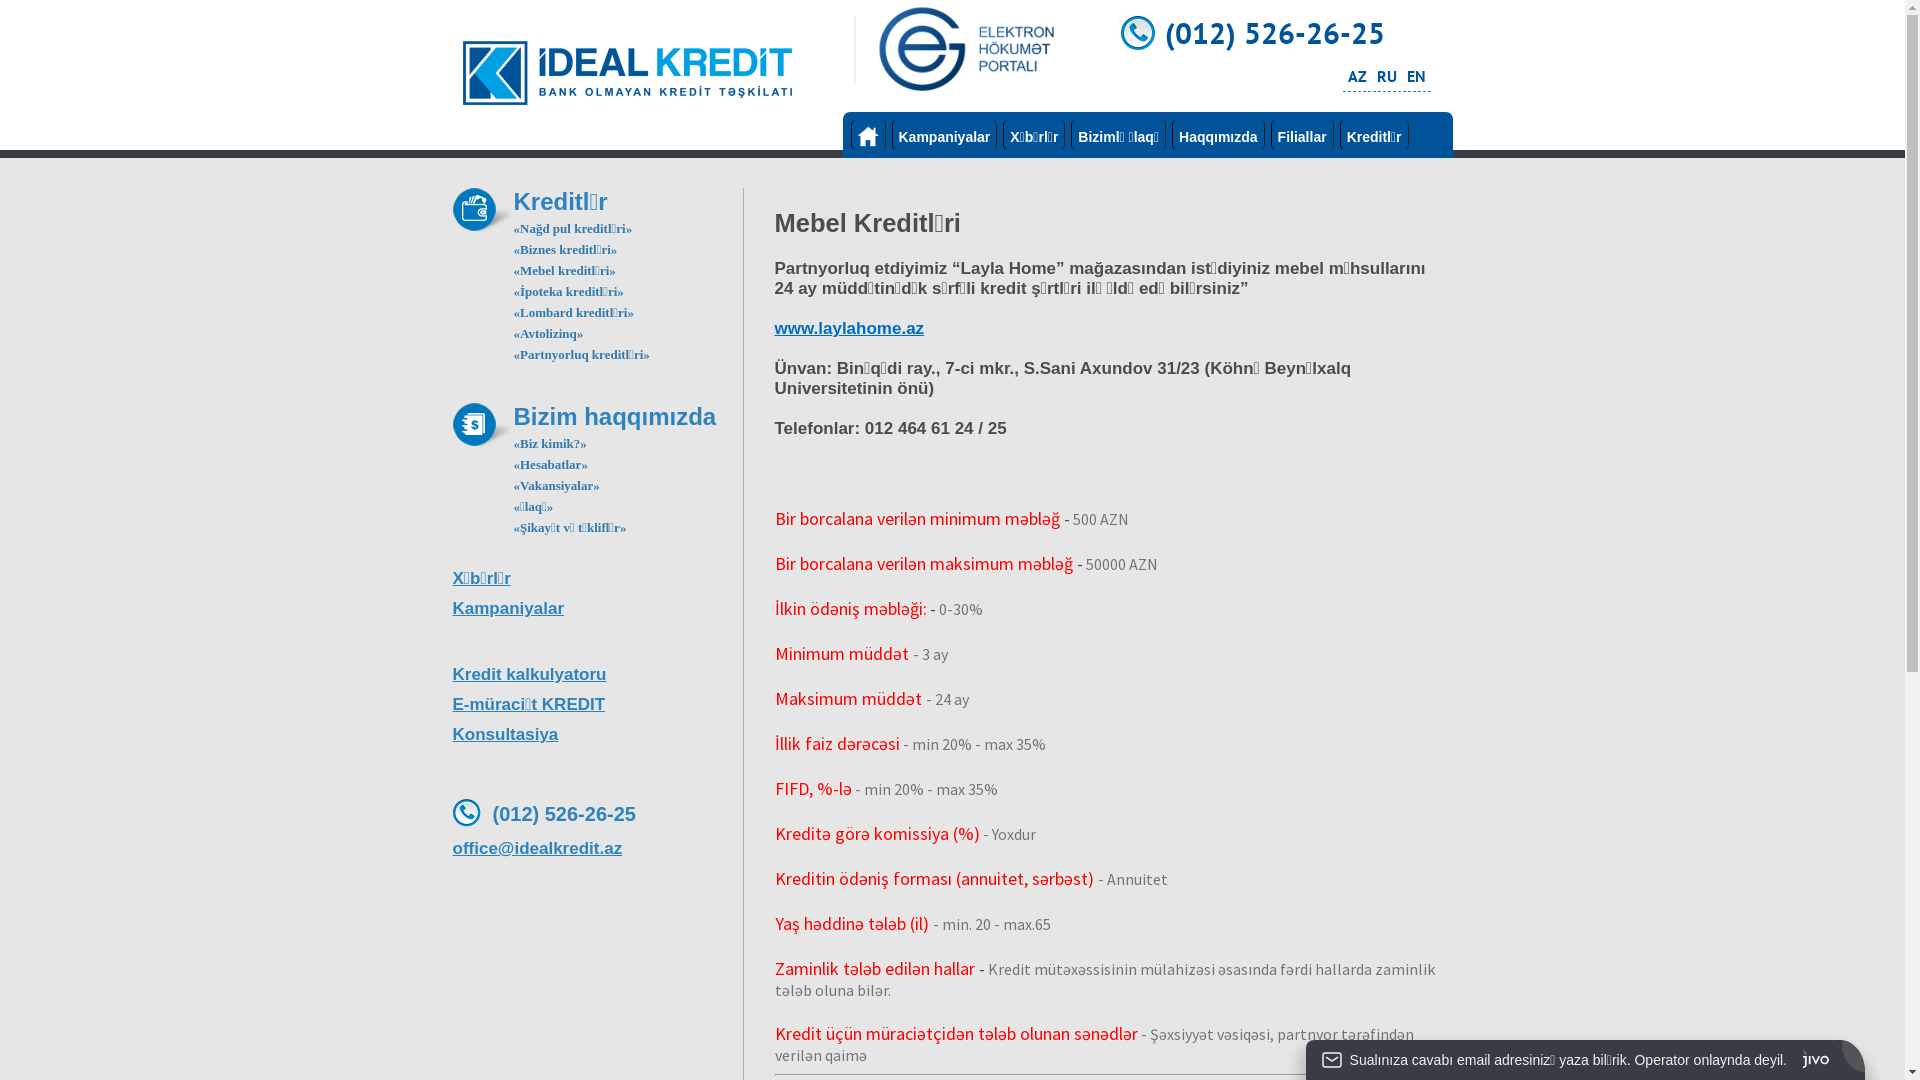 The image size is (1920, 1080). I want to click on 'Filiallar', so click(1270, 135).